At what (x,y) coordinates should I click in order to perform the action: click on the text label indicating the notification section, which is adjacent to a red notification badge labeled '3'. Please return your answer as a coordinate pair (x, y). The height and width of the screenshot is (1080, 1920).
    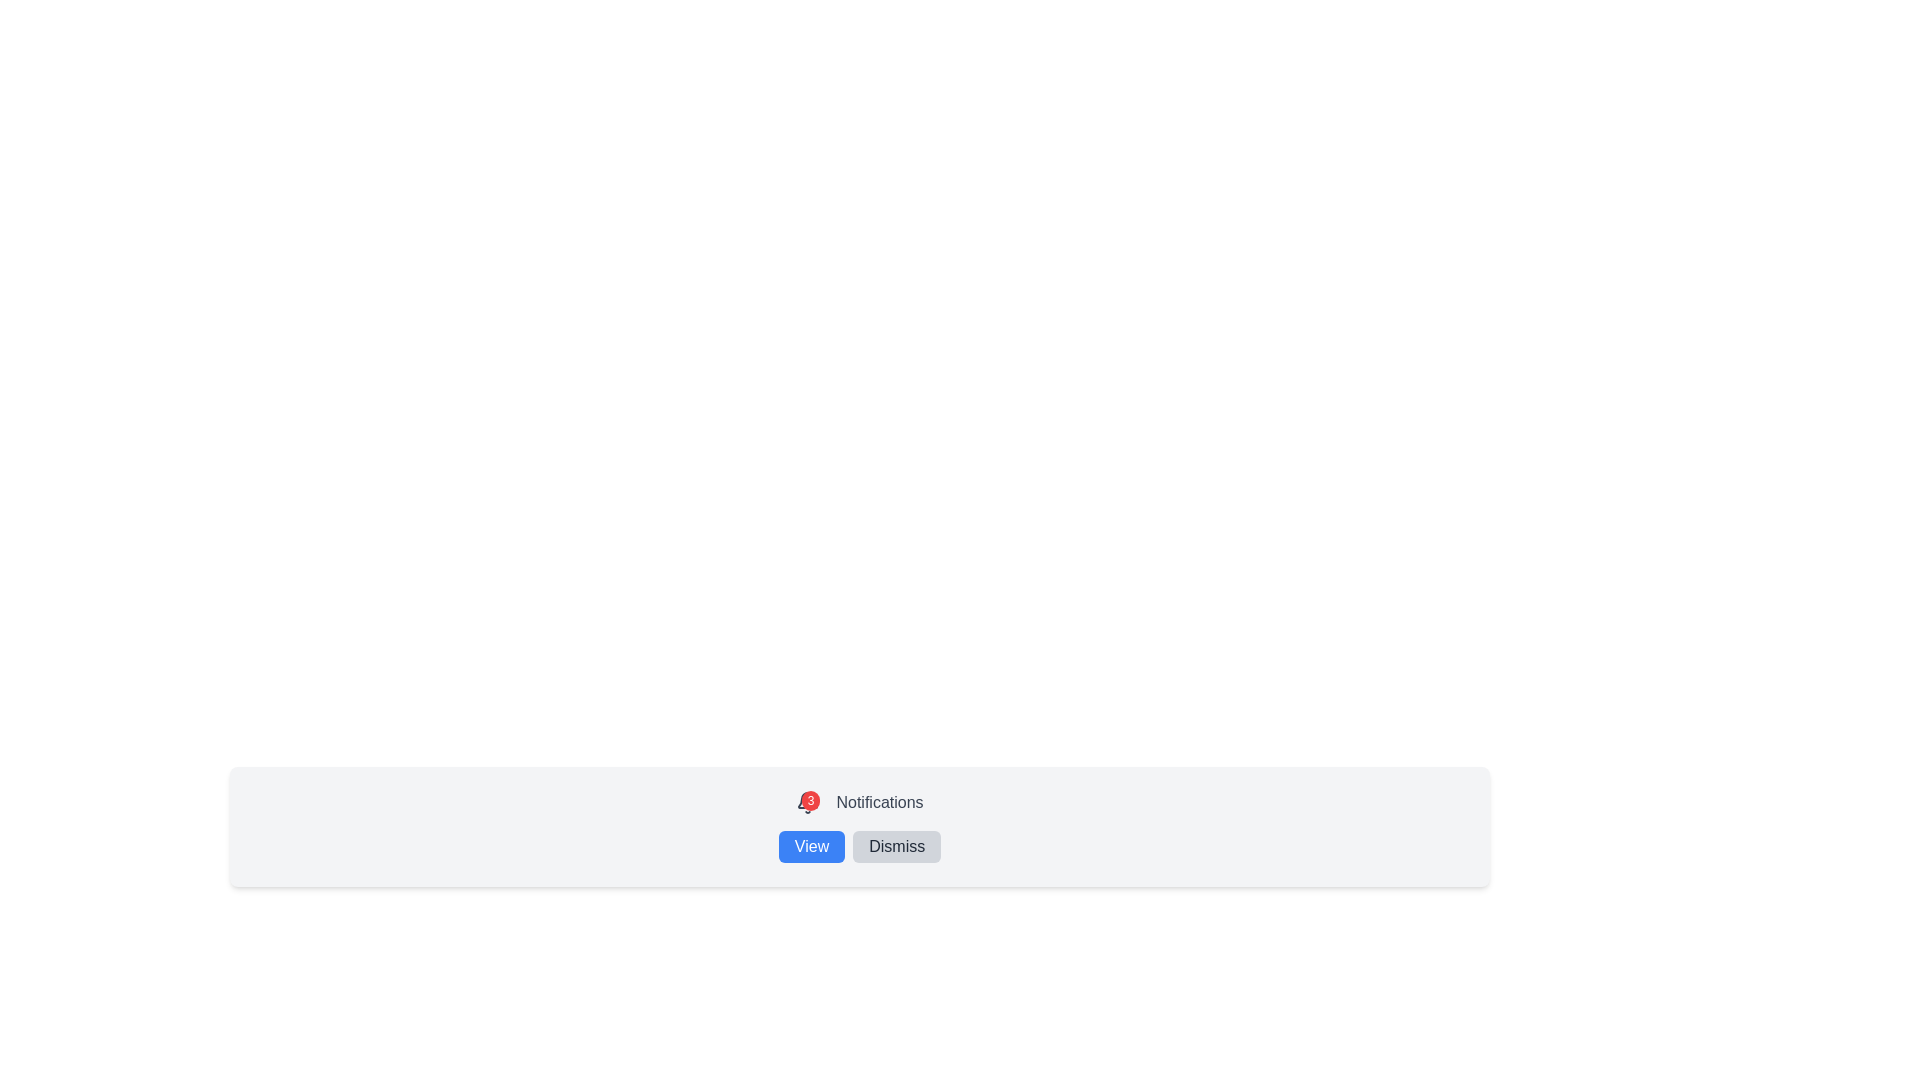
    Looking at the image, I should click on (879, 801).